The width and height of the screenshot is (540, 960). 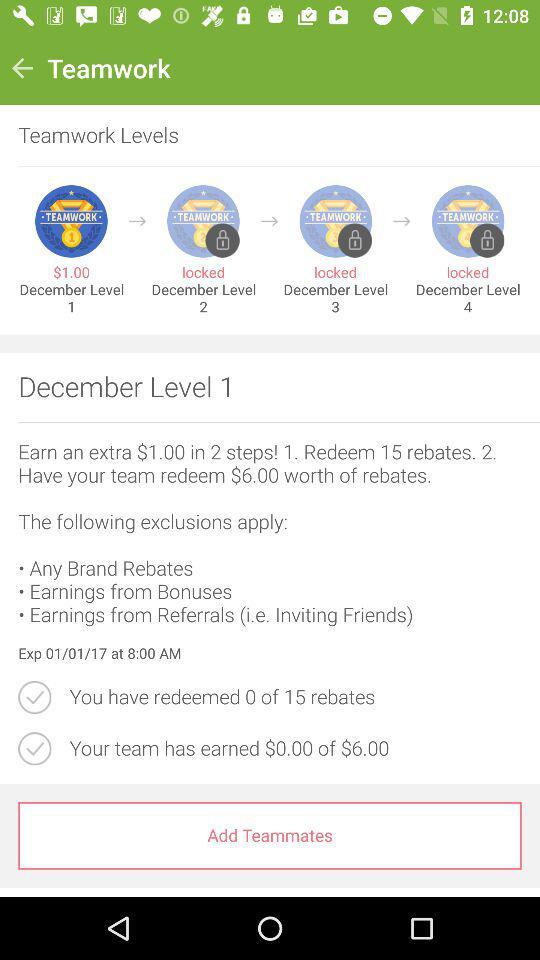 What do you see at coordinates (401, 221) in the screenshot?
I see `item above the december level 3 item` at bounding box center [401, 221].